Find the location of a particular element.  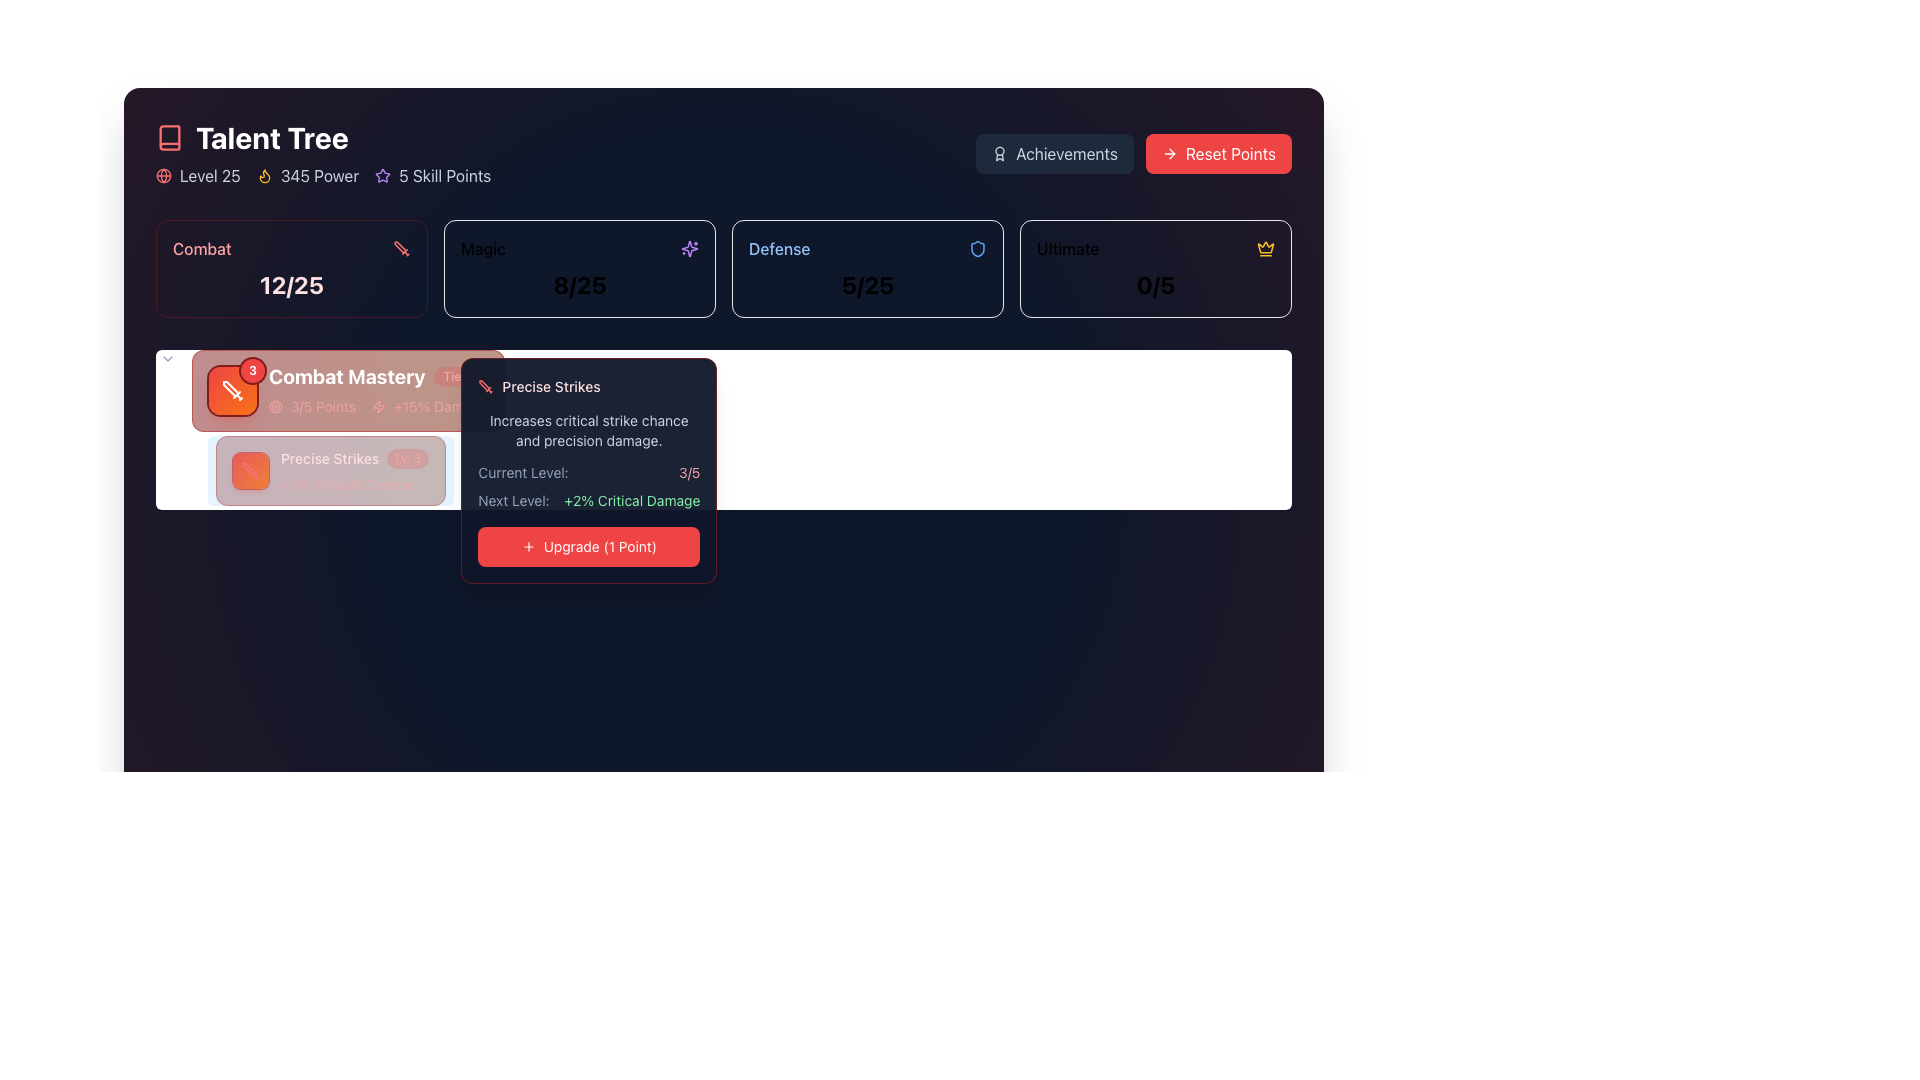

the 'Magic' button, which is the second element in a horizontal navigation bar is located at coordinates (448, 265).